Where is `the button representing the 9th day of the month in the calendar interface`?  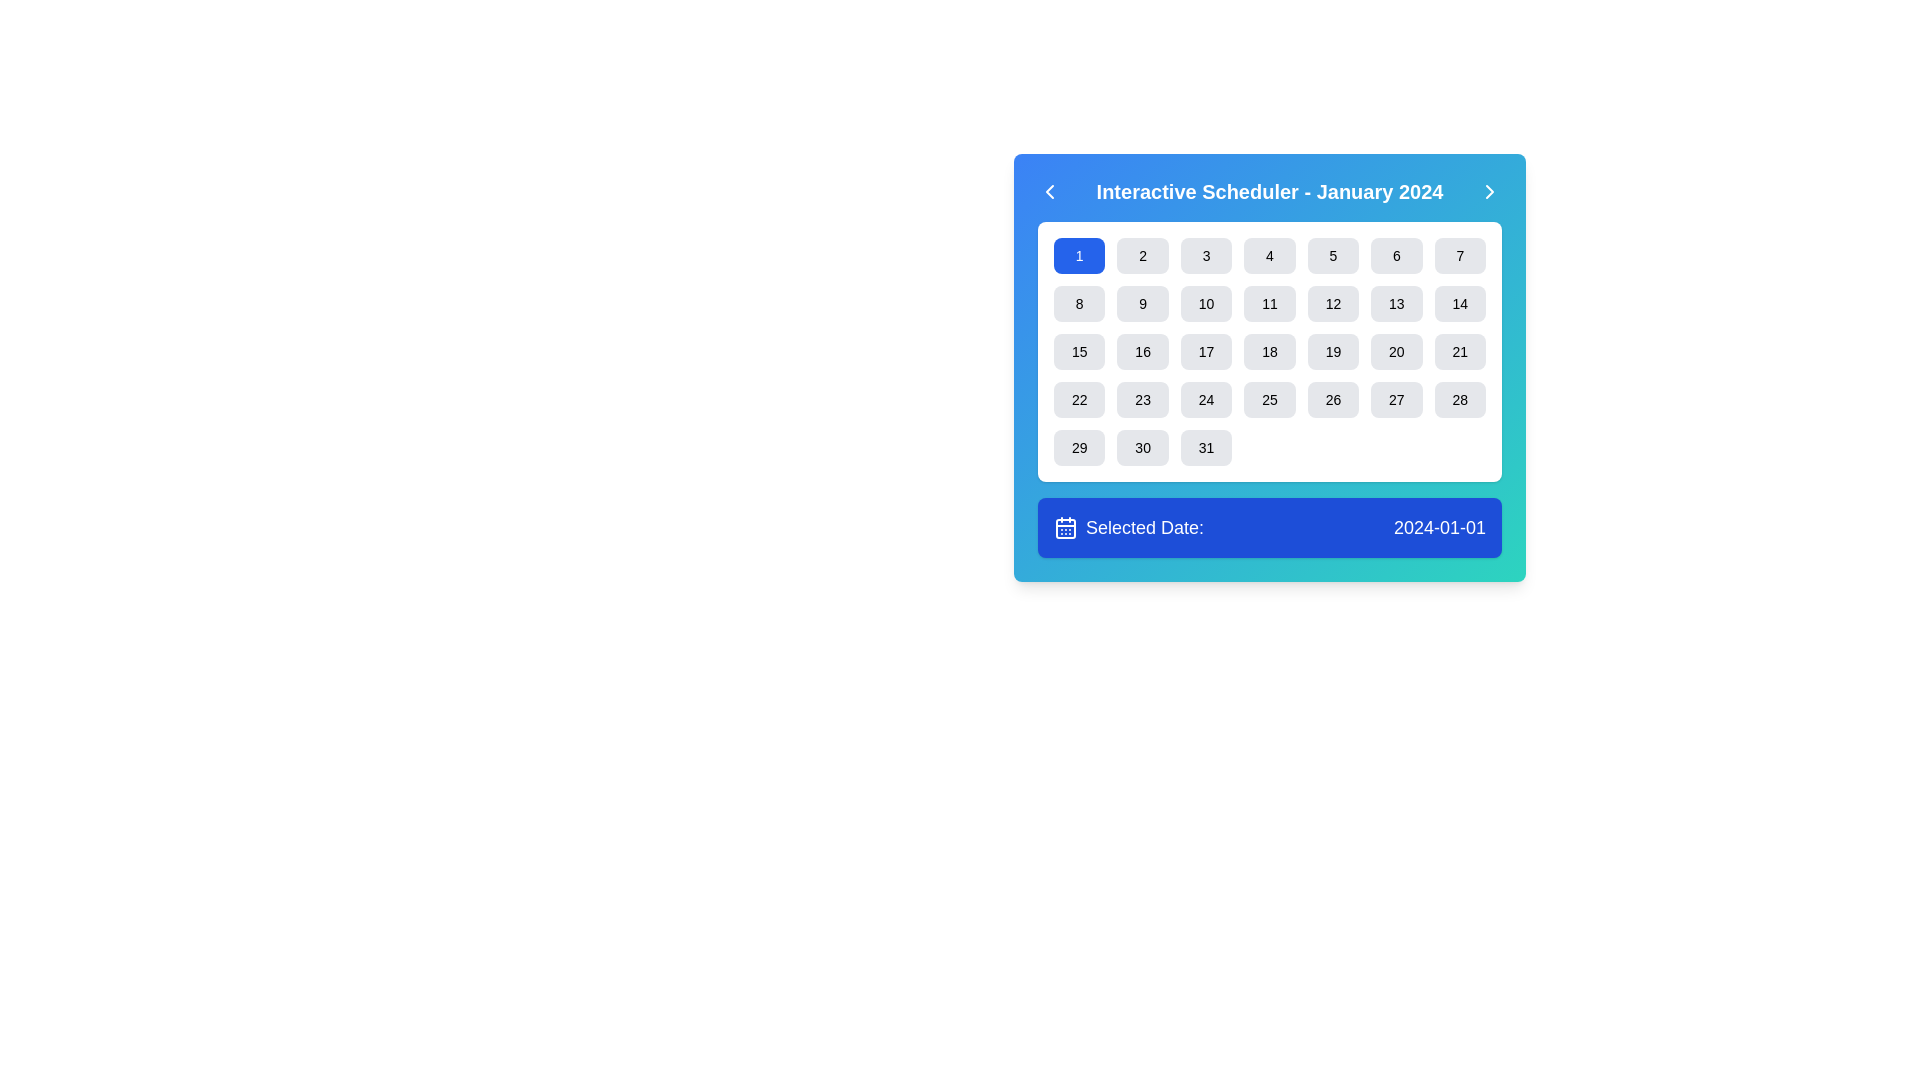
the button representing the 9th day of the month in the calendar interface is located at coordinates (1143, 304).